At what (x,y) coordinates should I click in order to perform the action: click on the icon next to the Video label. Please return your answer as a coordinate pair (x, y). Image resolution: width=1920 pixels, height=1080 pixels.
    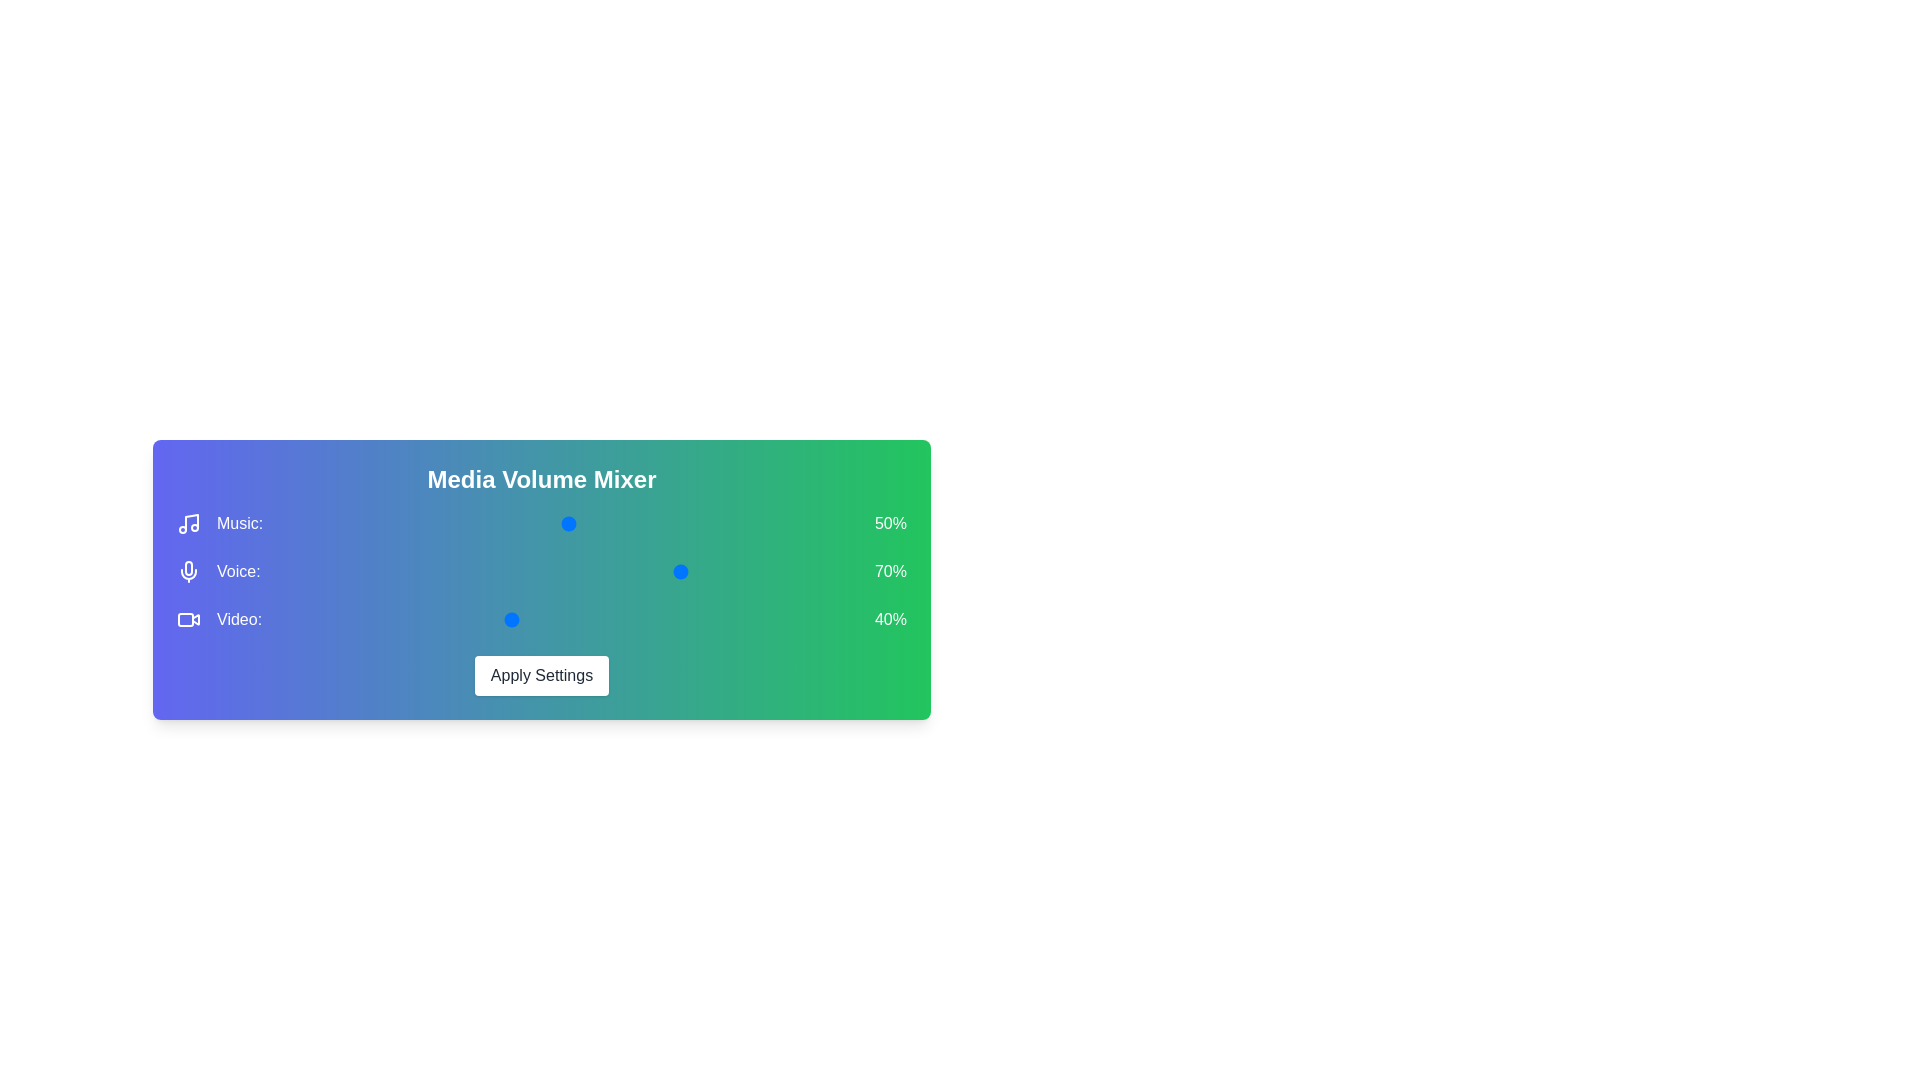
    Looking at the image, I should click on (188, 619).